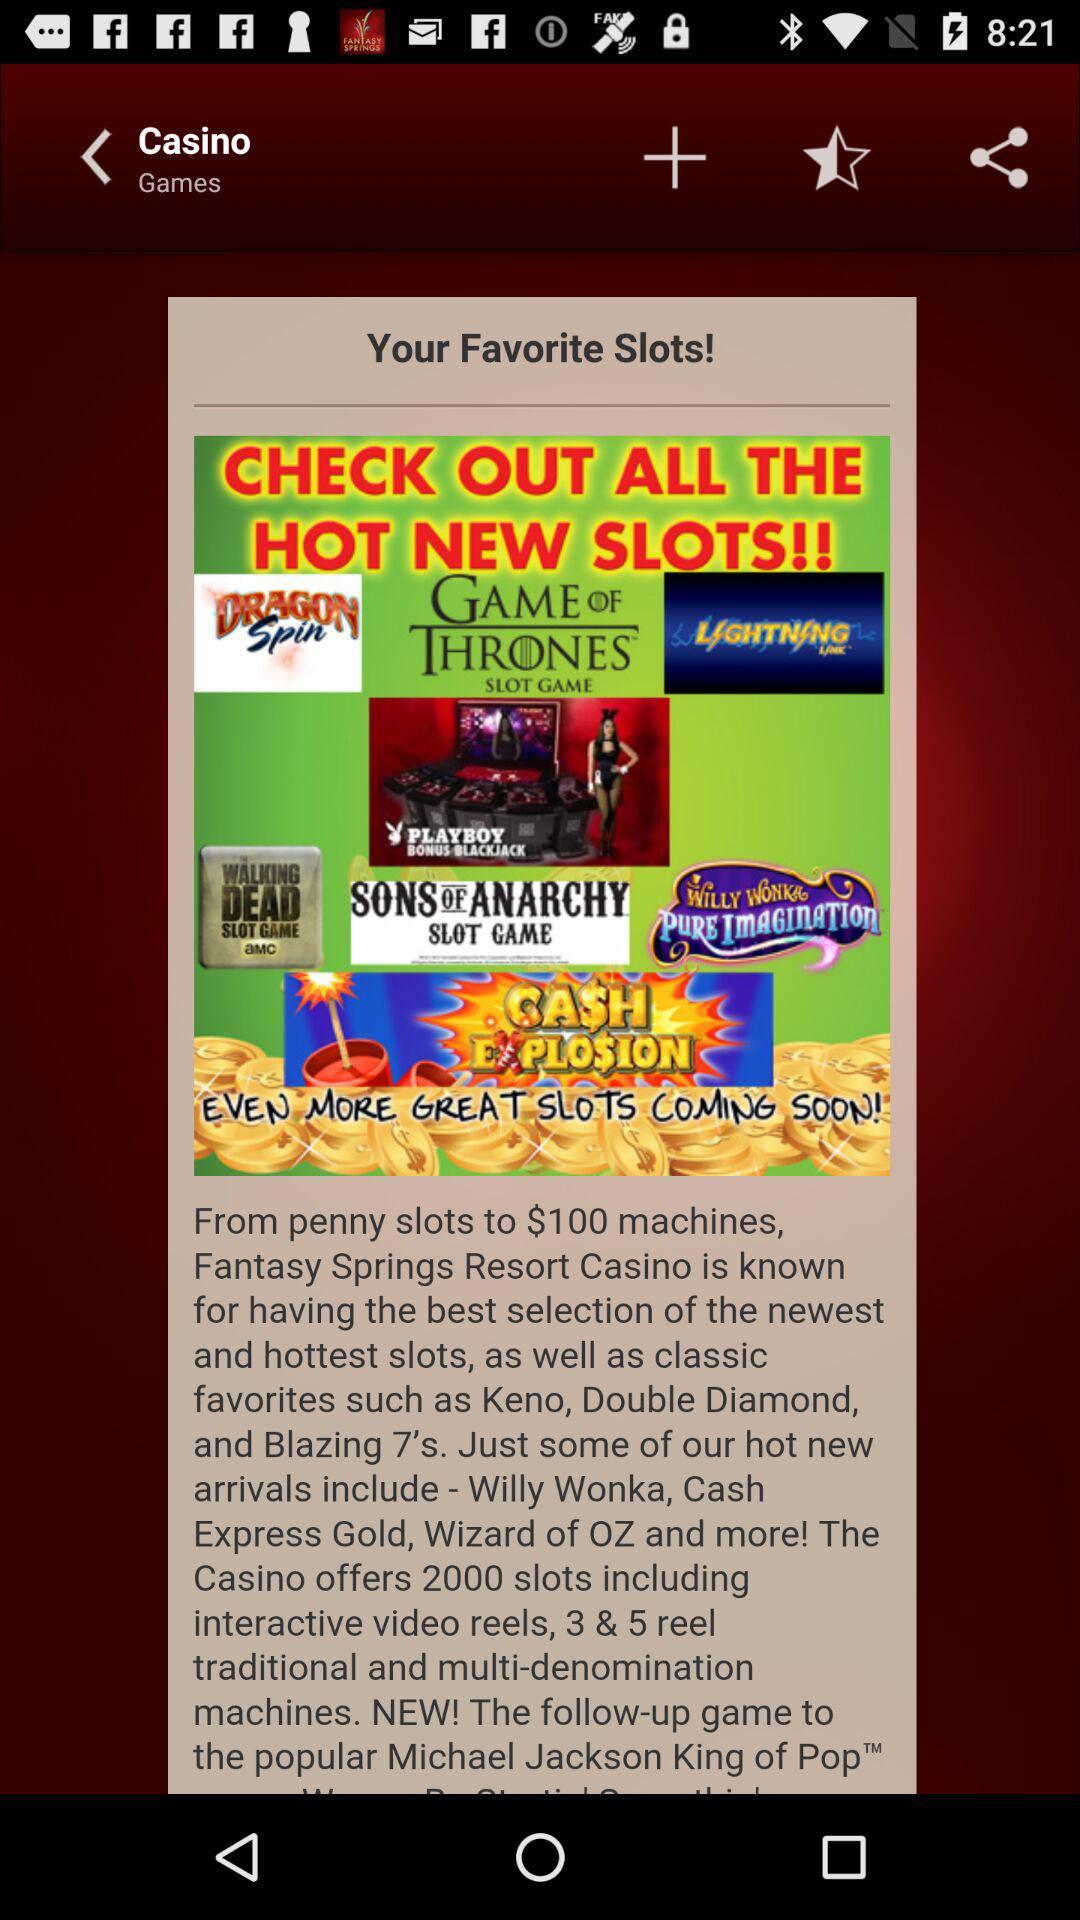  Describe the element at coordinates (999, 156) in the screenshot. I see `share the image` at that location.